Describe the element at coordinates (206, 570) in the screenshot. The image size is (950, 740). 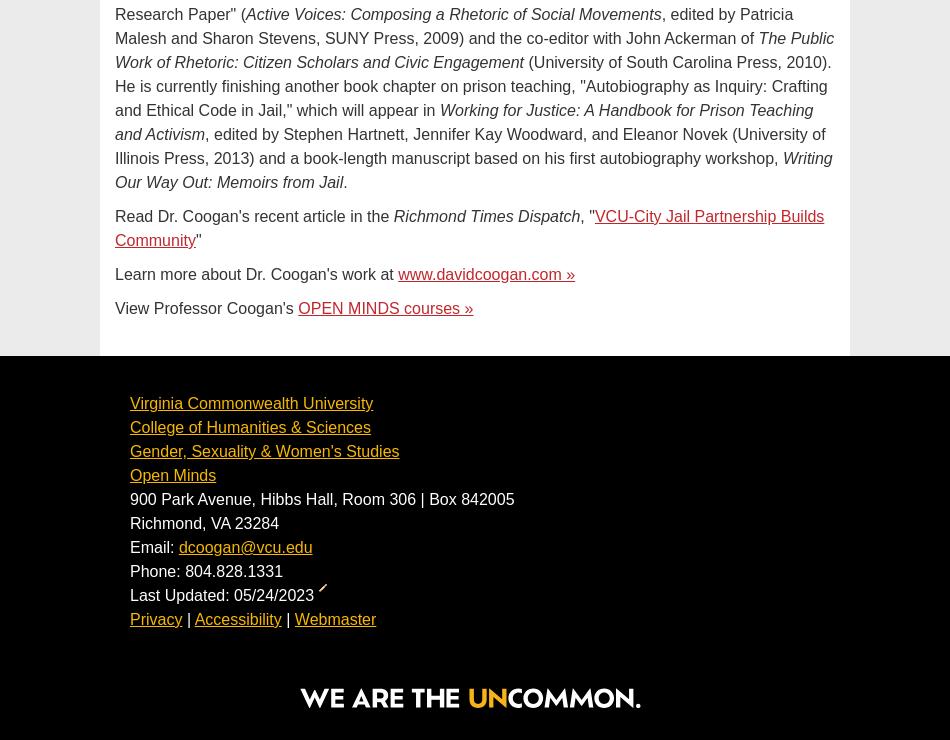
I see `'Phone: 804.828.1331'` at that location.